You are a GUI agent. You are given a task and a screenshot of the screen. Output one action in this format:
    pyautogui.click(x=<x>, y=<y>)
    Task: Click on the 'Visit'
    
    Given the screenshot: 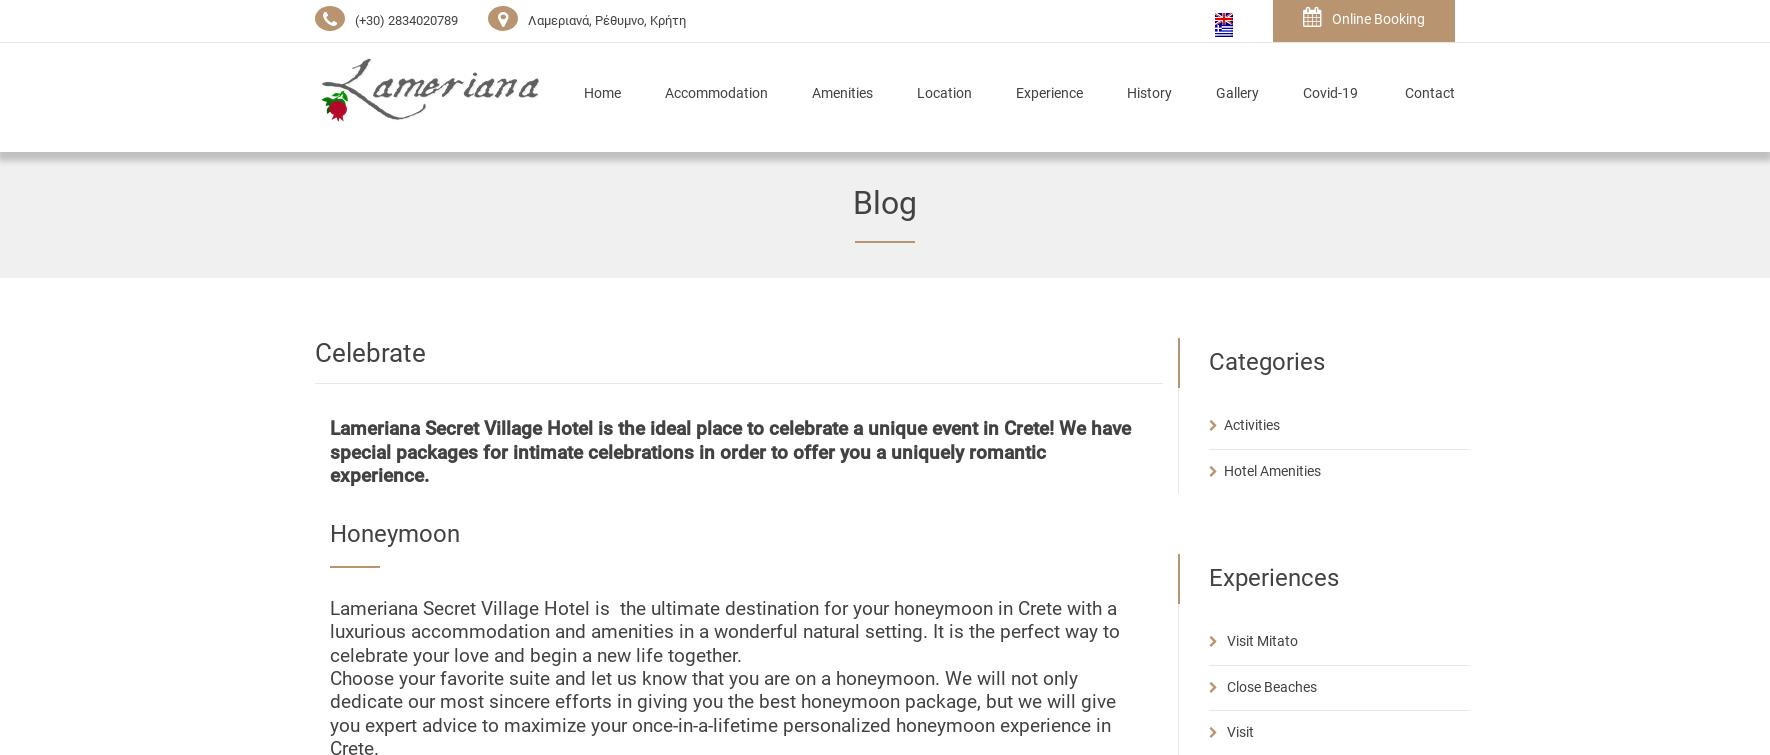 What is the action you would take?
    pyautogui.click(x=1238, y=730)
    